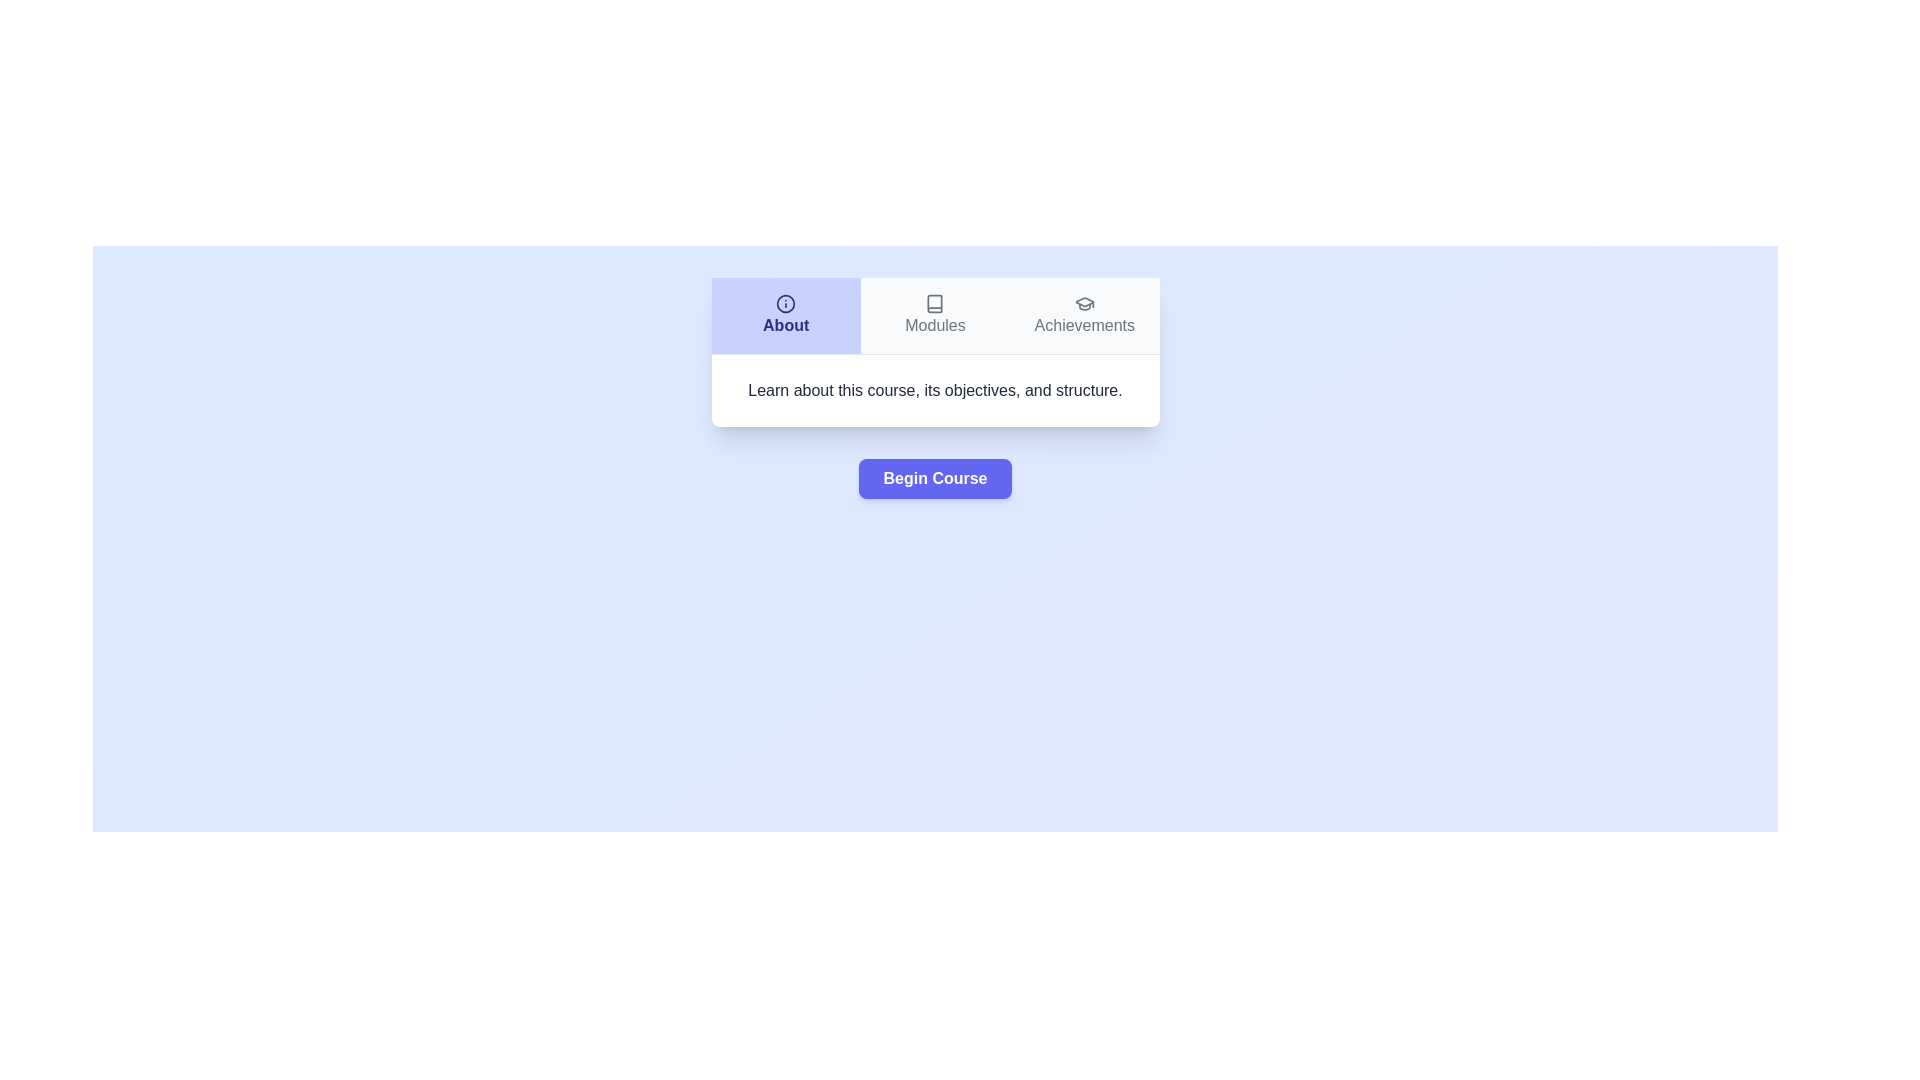 Image resolution: width=1920 pixels, height=1080 pixels. What do you see at coordinates (934, 315) in the screenshot?
I see `the Modules tab` at bounding box center [934, 315].